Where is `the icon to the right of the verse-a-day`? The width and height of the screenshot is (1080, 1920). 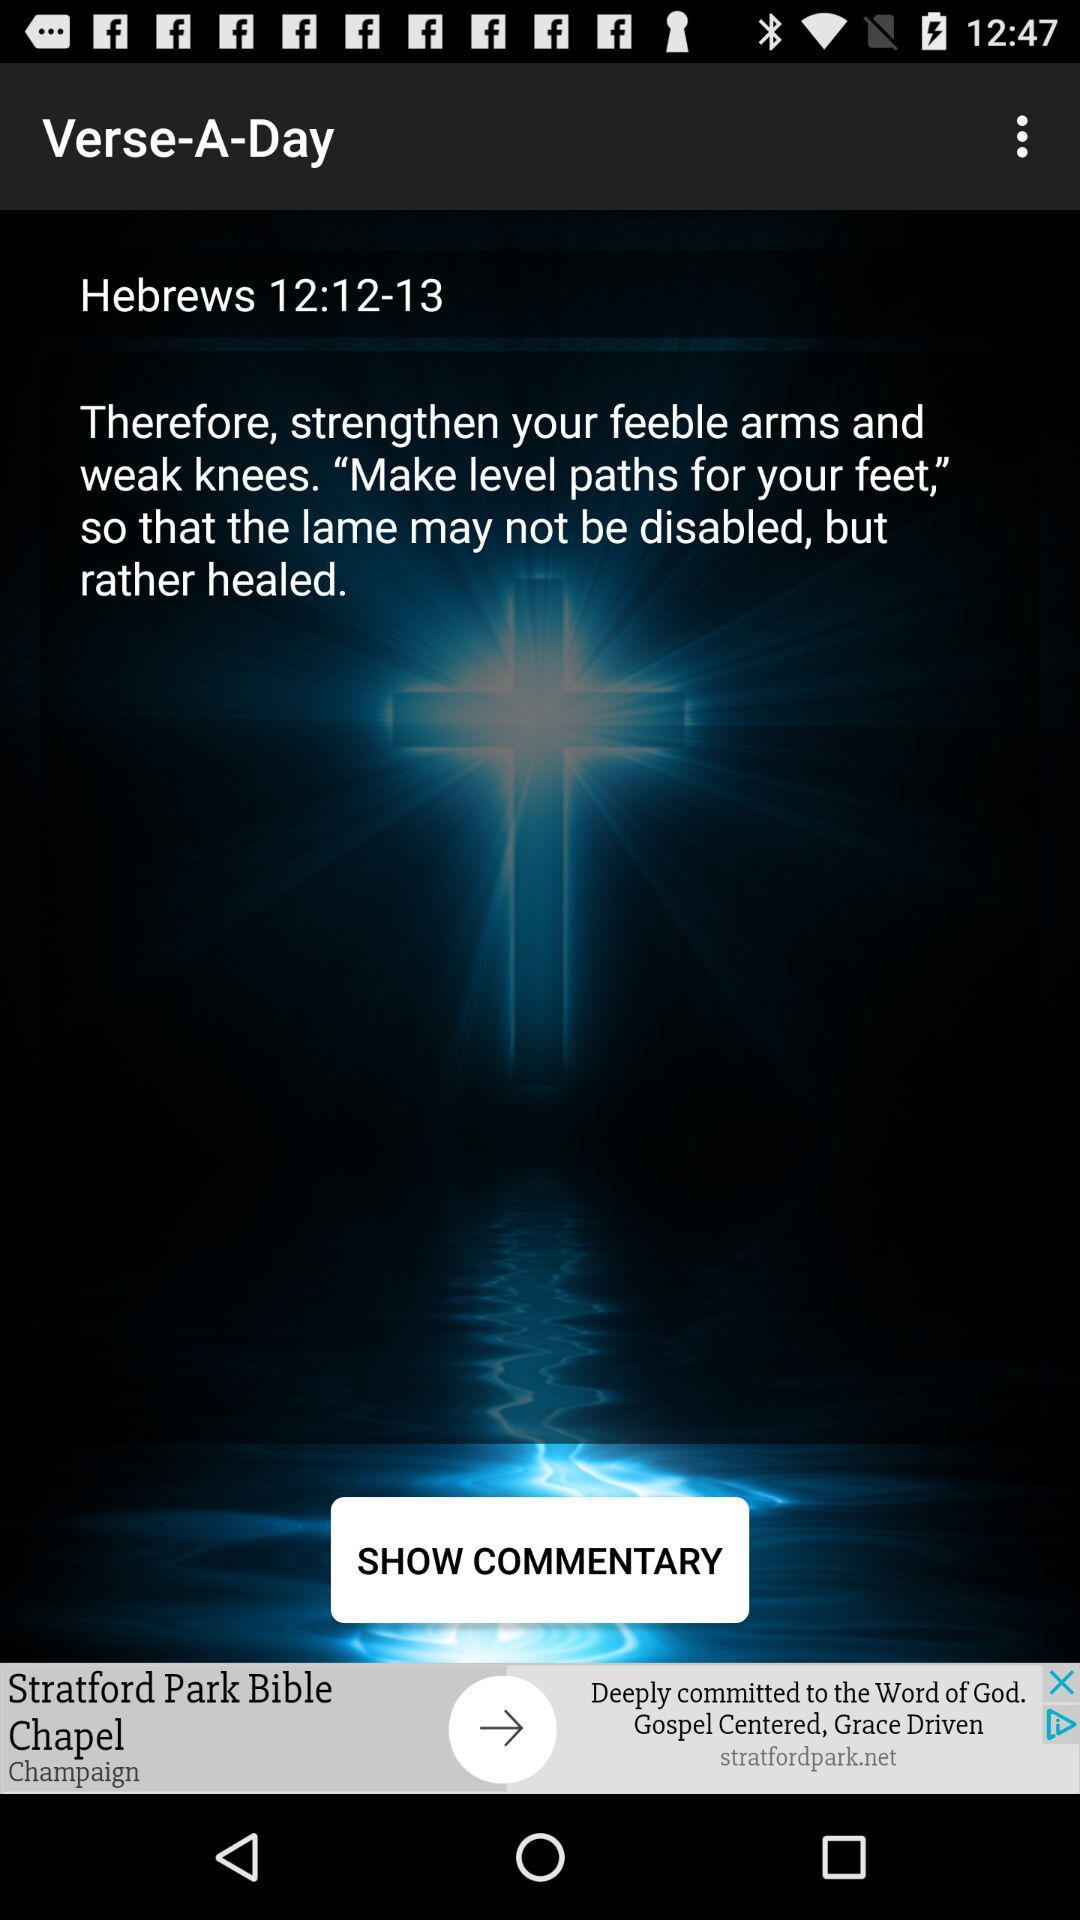 the icon to the right of the verse-a-day is located at coordinates (1027, 135).